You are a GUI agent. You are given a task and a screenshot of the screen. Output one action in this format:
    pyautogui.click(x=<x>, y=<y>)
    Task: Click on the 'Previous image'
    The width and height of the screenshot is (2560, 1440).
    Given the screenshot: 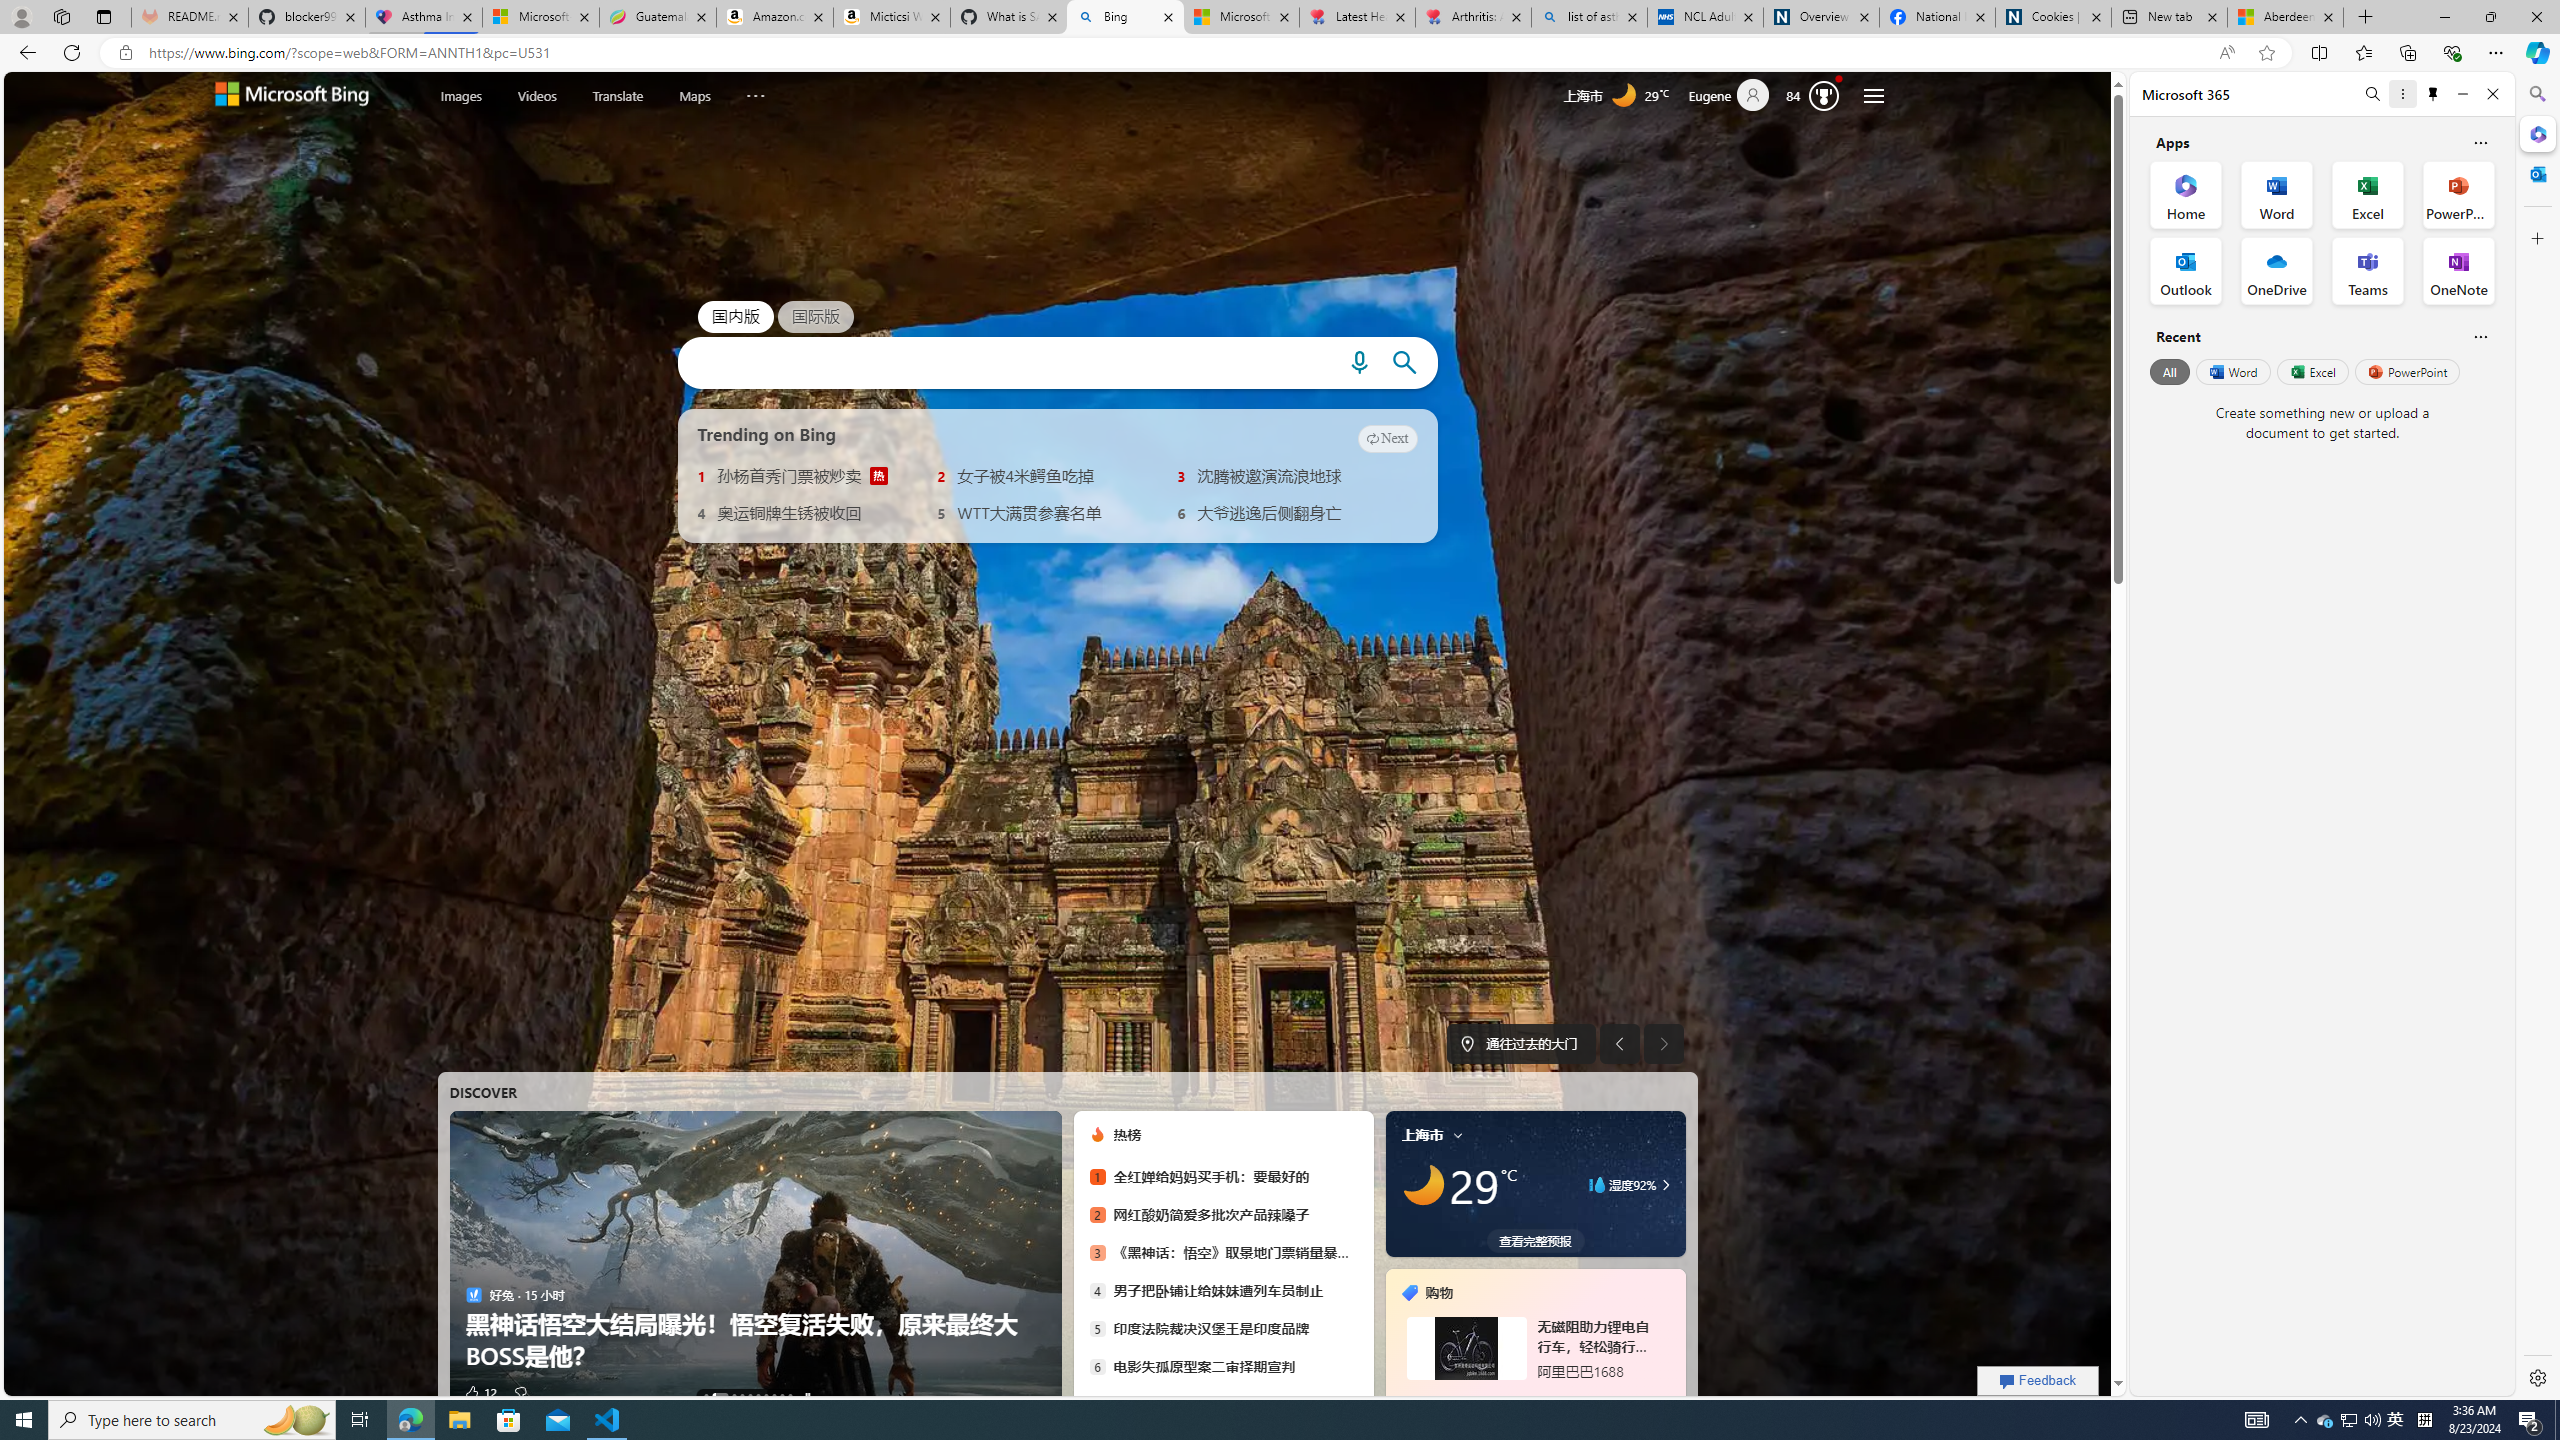 What is the action you would take?
    pyautogui.click(x=1619, y=1043)
    